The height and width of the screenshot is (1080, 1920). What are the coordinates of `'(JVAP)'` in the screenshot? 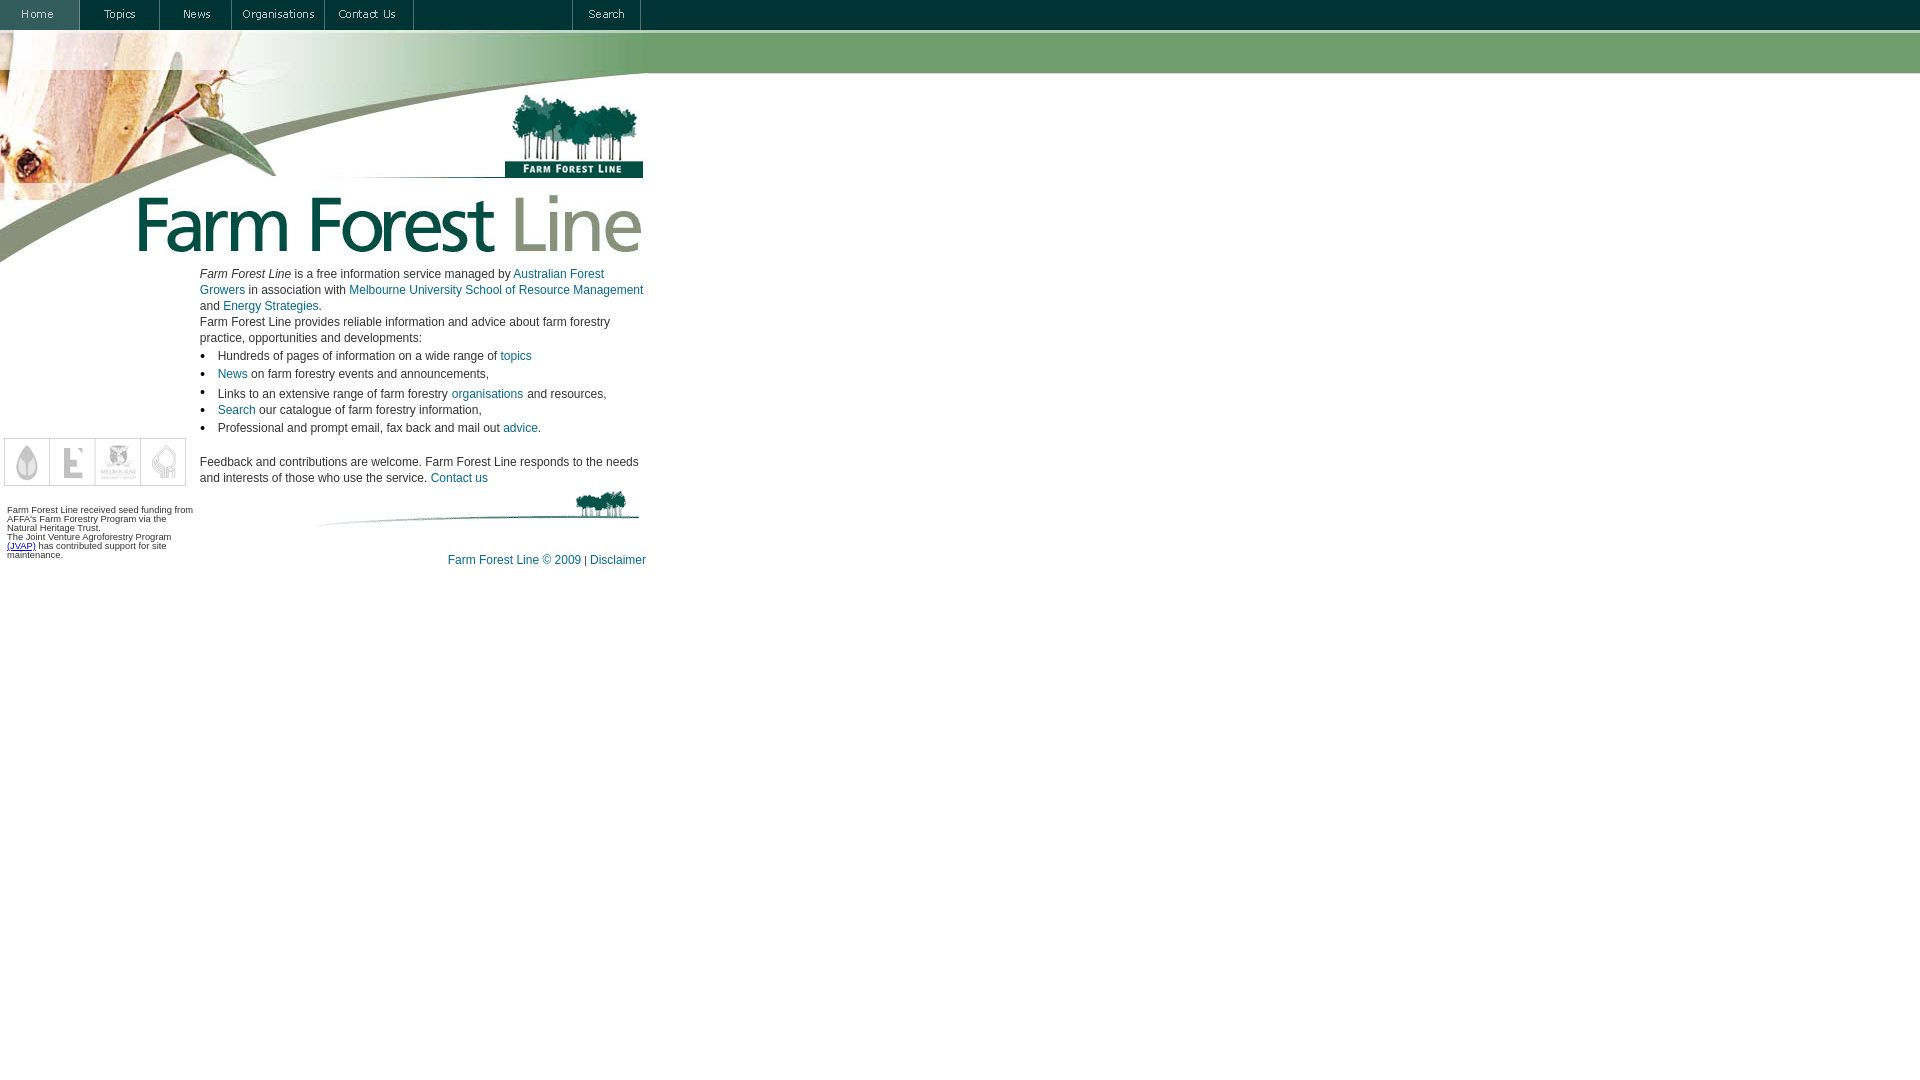 It's located at (21, 546).